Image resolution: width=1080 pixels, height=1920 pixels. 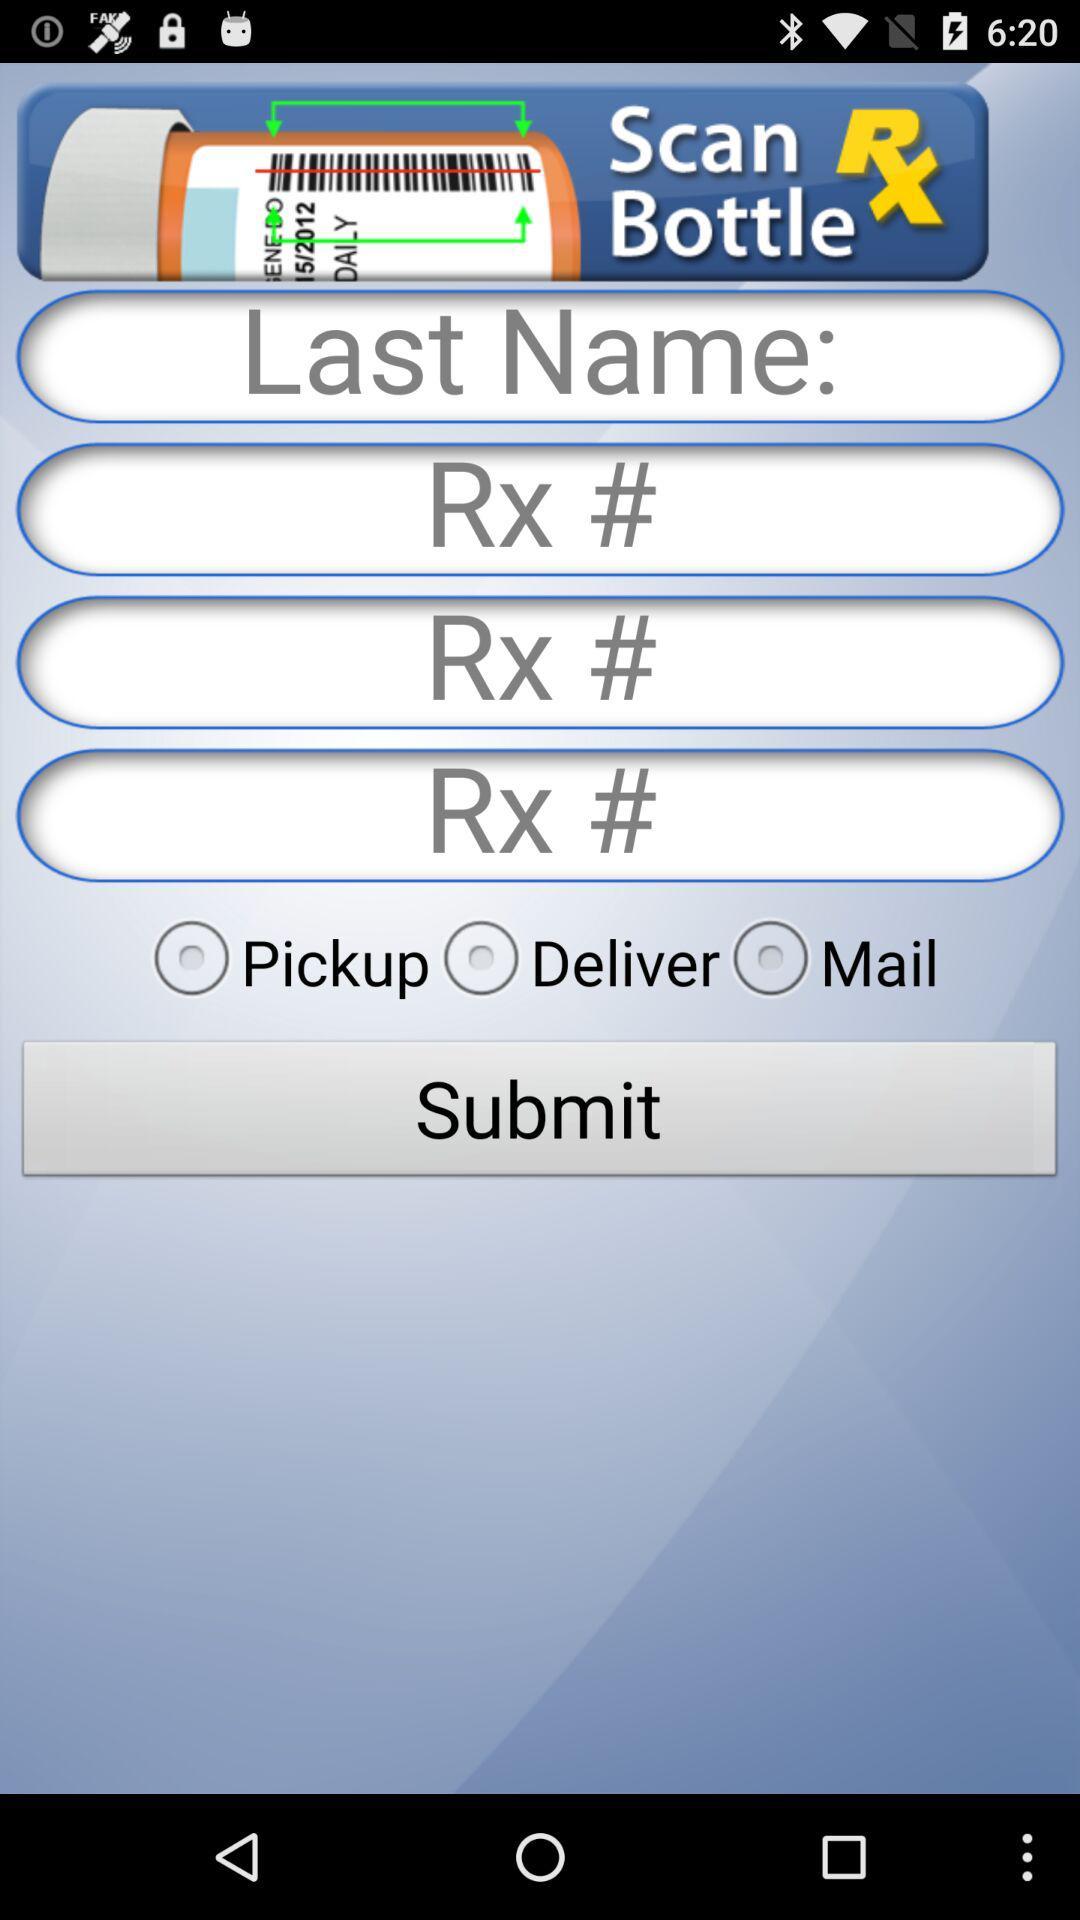 I want to click on mail item, so click(x=829, y=961).